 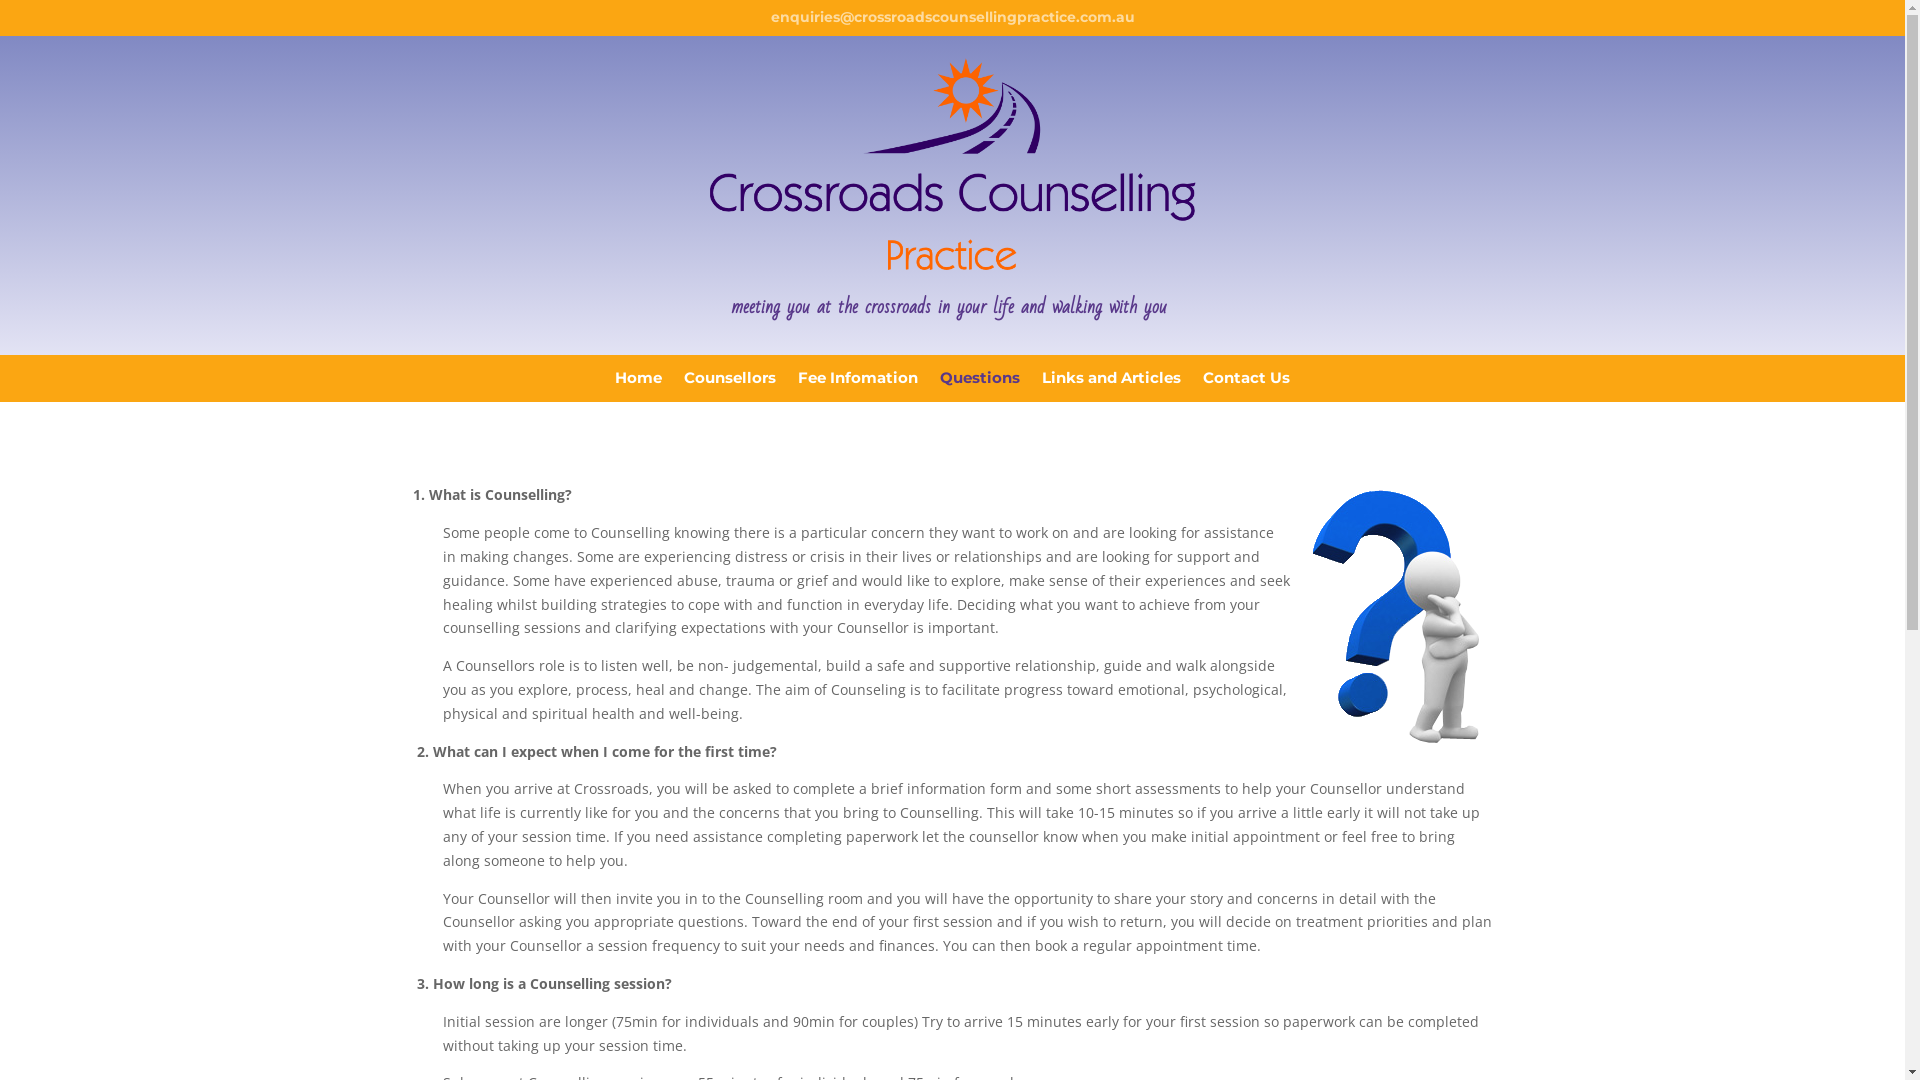 I want to click on 'Crossroads', so click(x=952, y=163).